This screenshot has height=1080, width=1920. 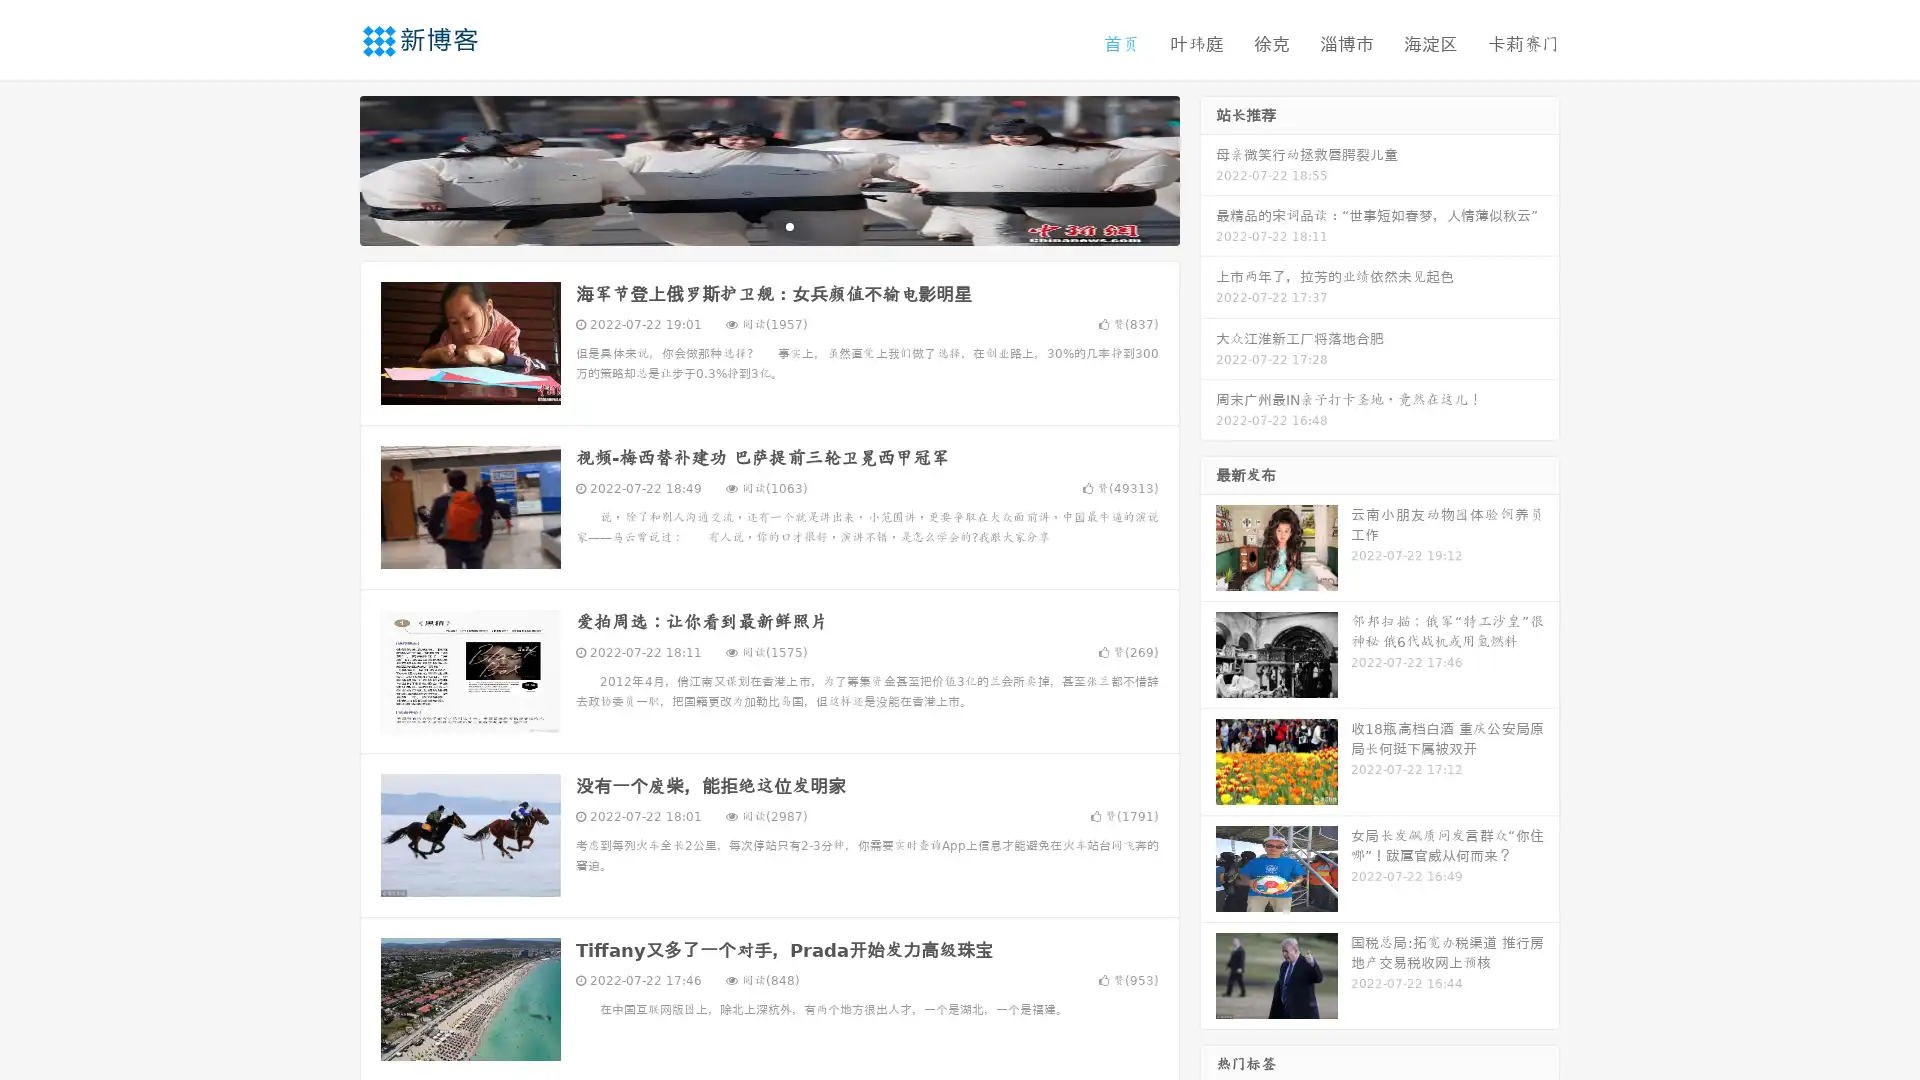 What do you see at coordinates (1208, 168) in the screenshot?
I see `Next slide` at bounding box center [1208, 168].